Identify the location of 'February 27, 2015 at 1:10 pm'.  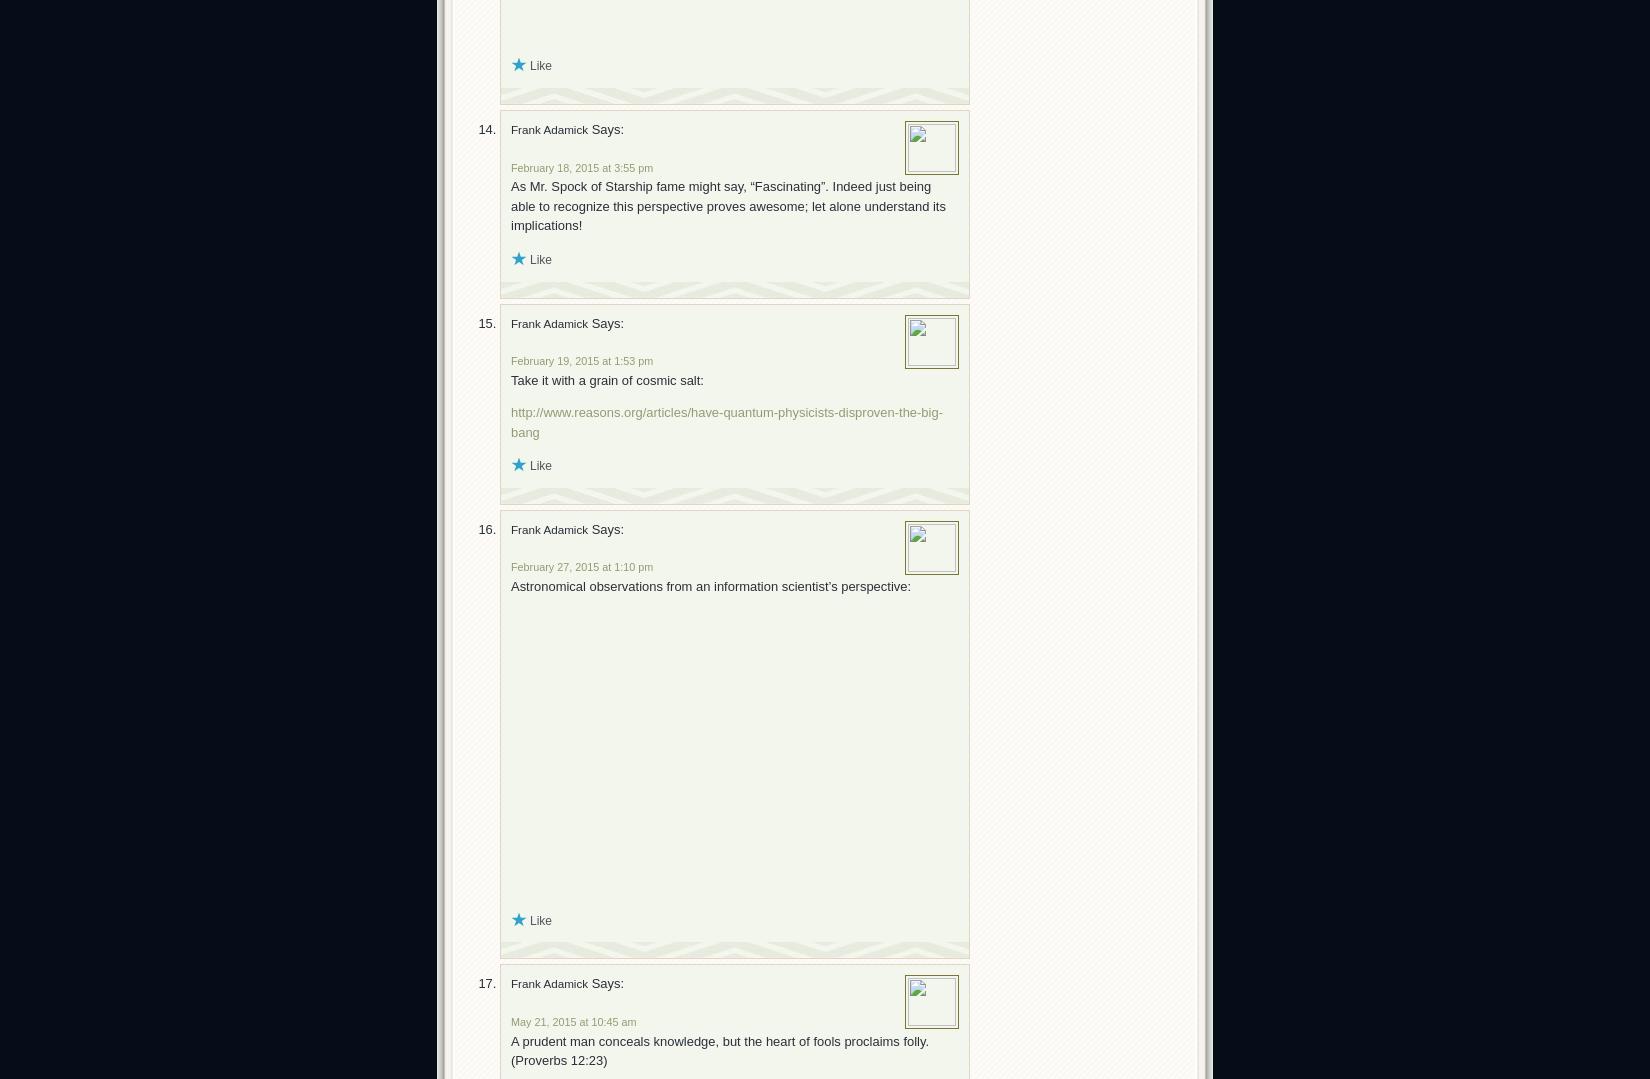
(510, 566).